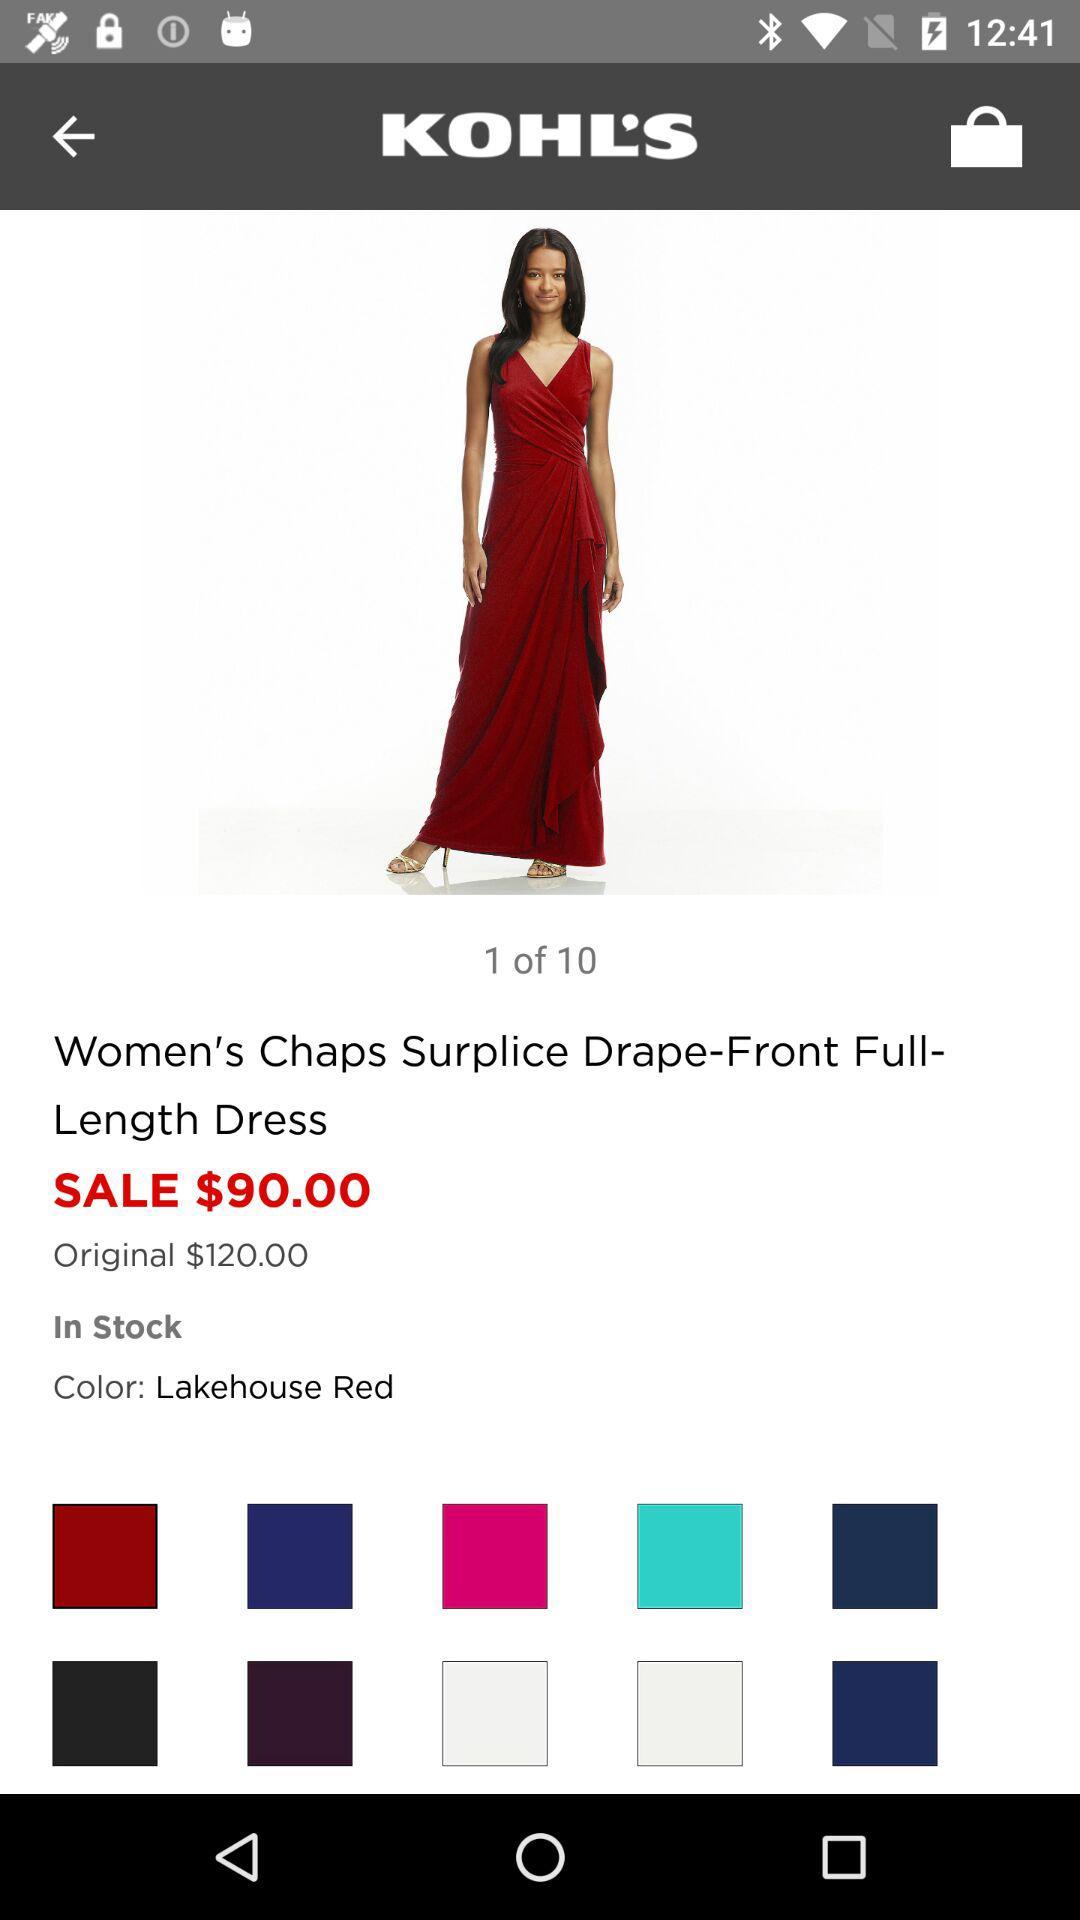 The width and height of the screenshot is (1080, 1920). What do you see at coordinates (980, 135) in the screenshot?
I see `the shop icon` at bounding box center [980, 135].